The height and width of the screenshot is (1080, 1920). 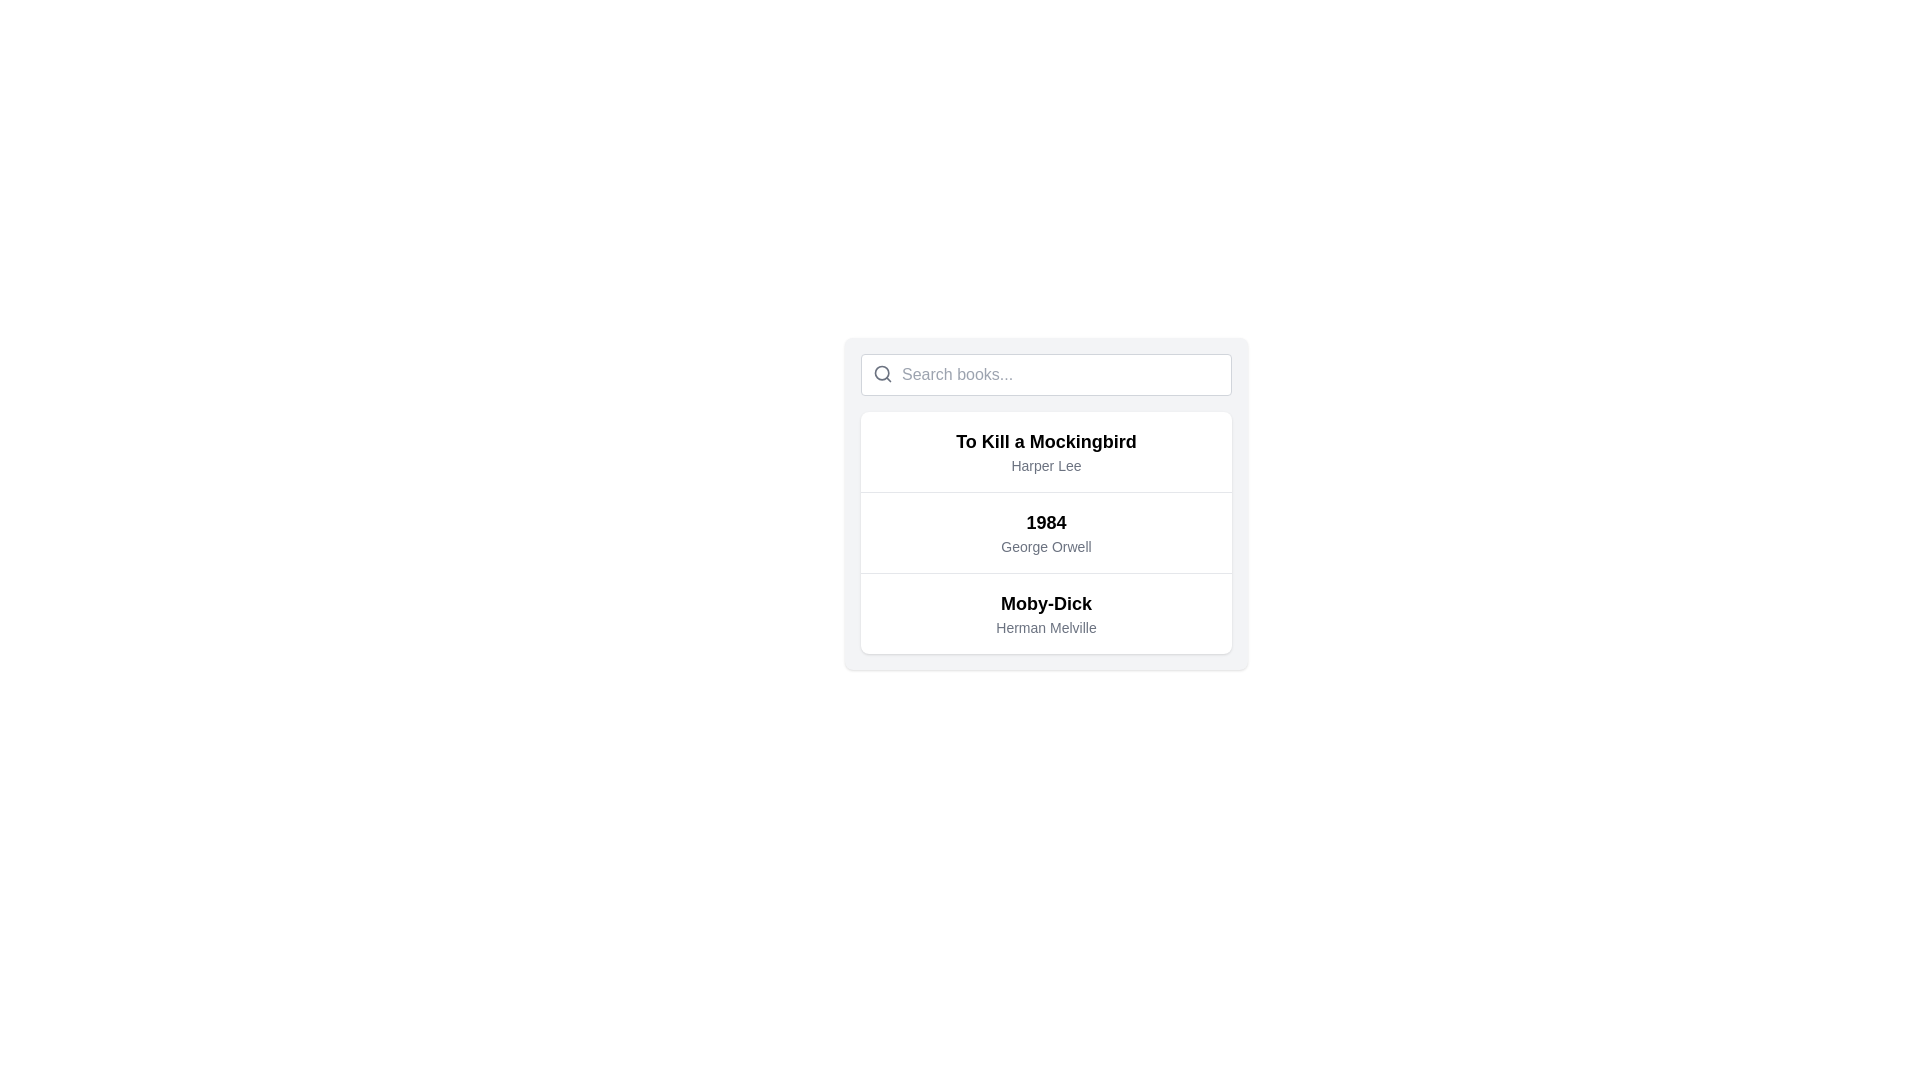 What do you see at coordinates (1045, 466) in the screenshot?
I see `the text label displaying 'Harper Lee' located directly below the title 'To Kill a Mockingbird'` at bounding box center [1045, 466].